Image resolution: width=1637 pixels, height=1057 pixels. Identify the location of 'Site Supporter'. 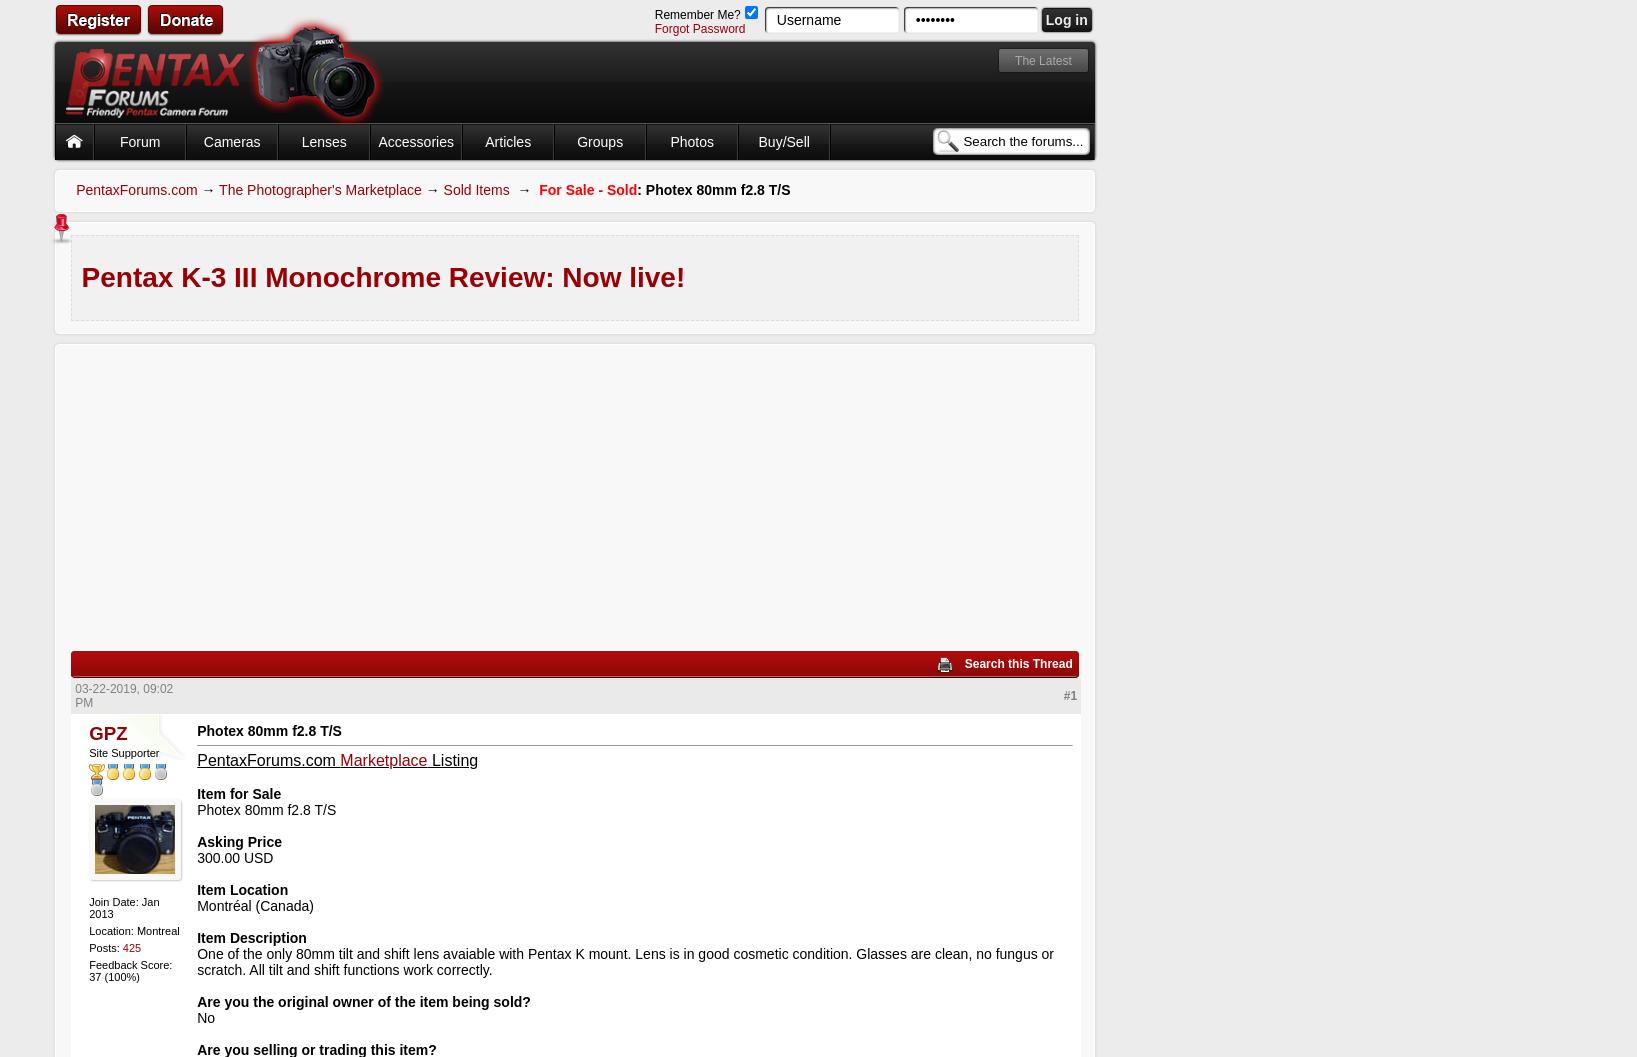
(123, 750).